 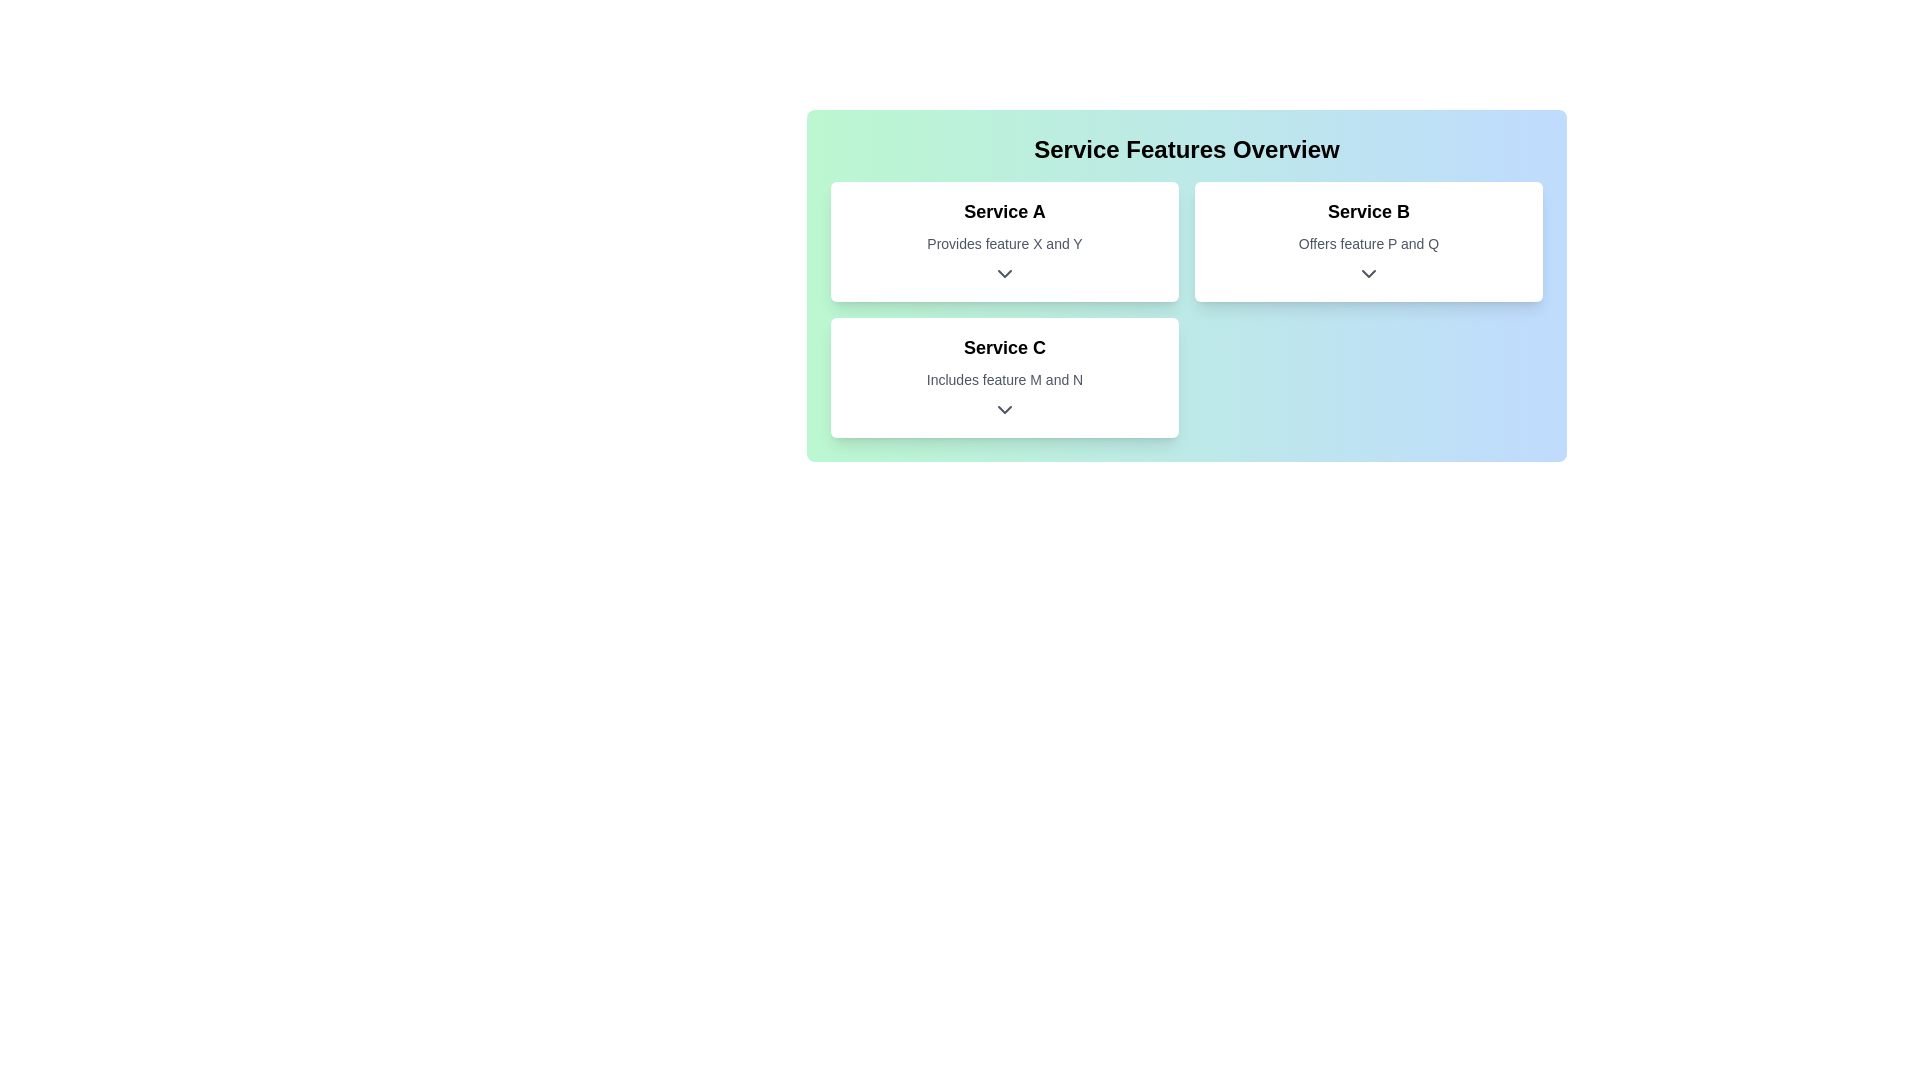 What do you see at coordinates (1367, 212) in the screenshot?
I see `the bold text label displaying 'Service B'` at bounding box center [1367, 212].